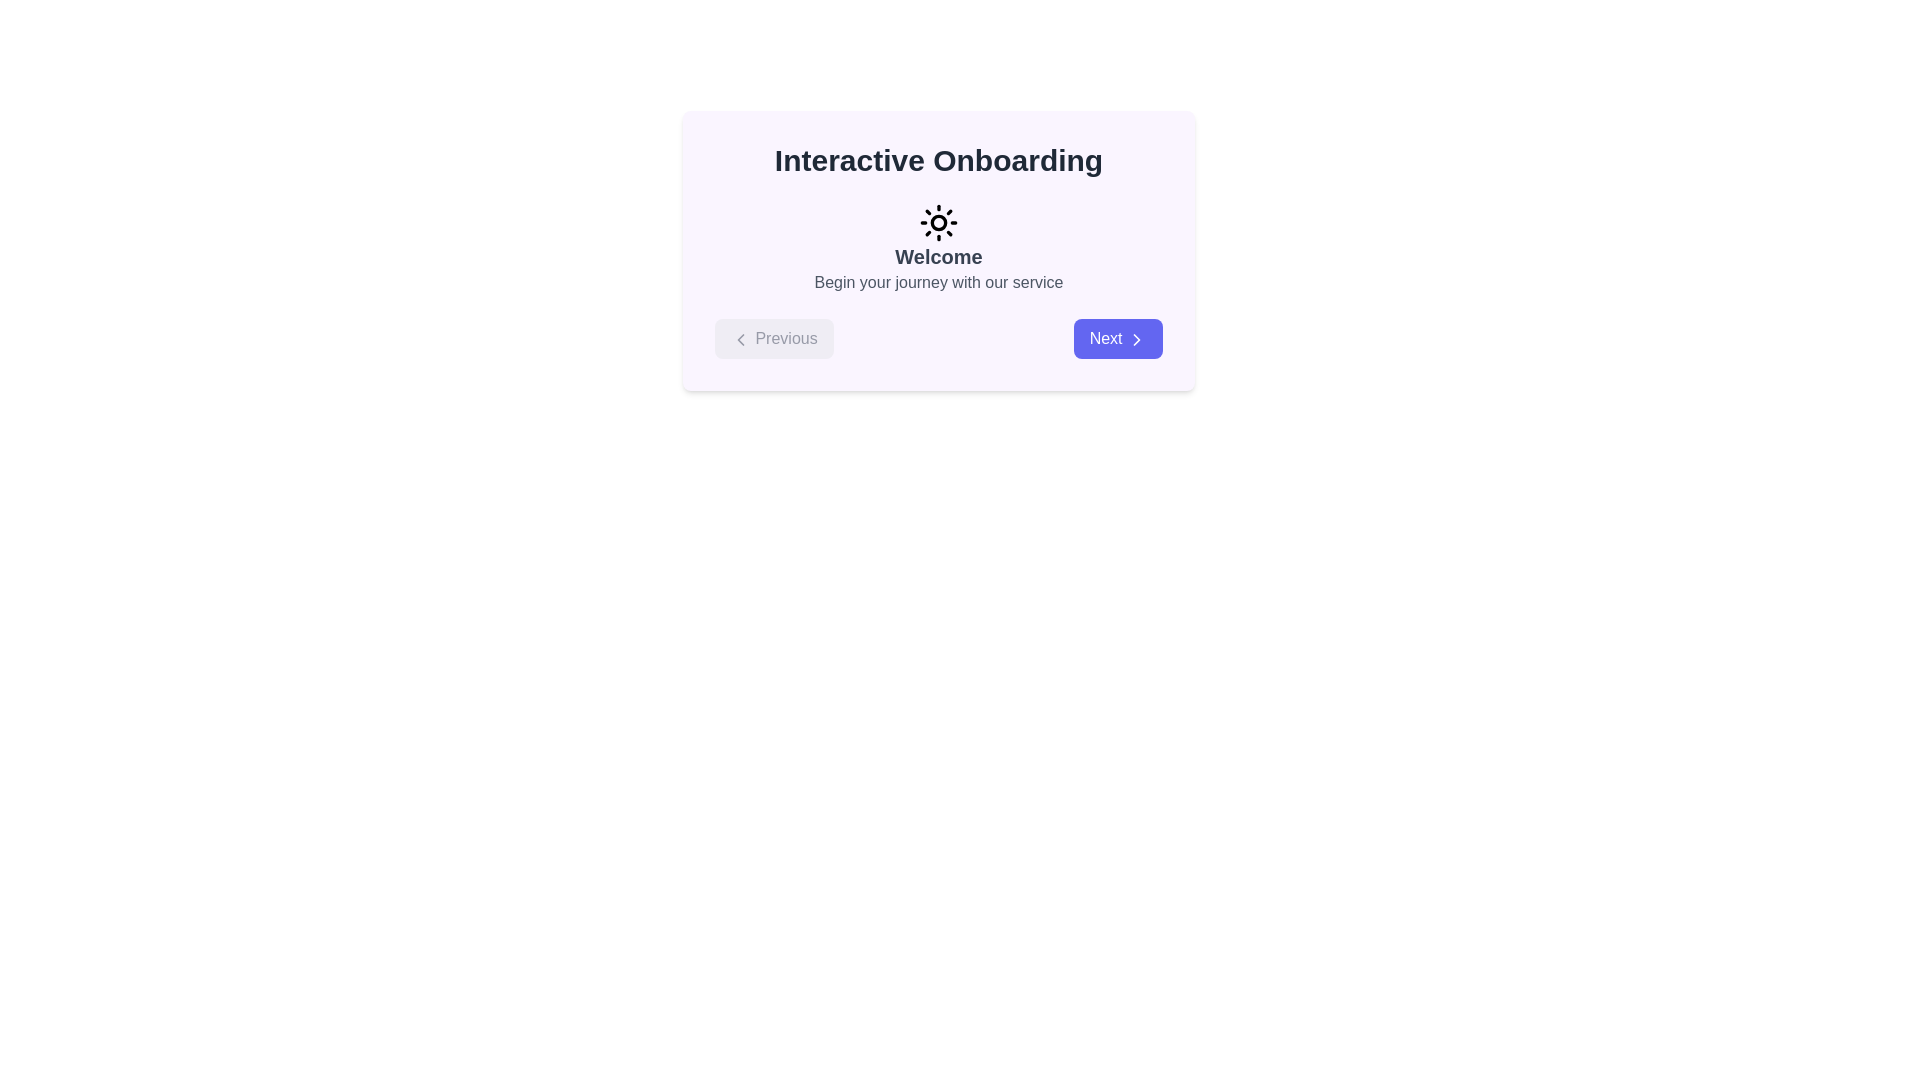 The height and width of the screenshot is (1080, 1920). Describe the element at coordinates (739, 338) in the screenshot. I see `the left arrow icon used for backward navigation, located near the 'Previous' button in the bottom-left corner of the centered modal` at that location.